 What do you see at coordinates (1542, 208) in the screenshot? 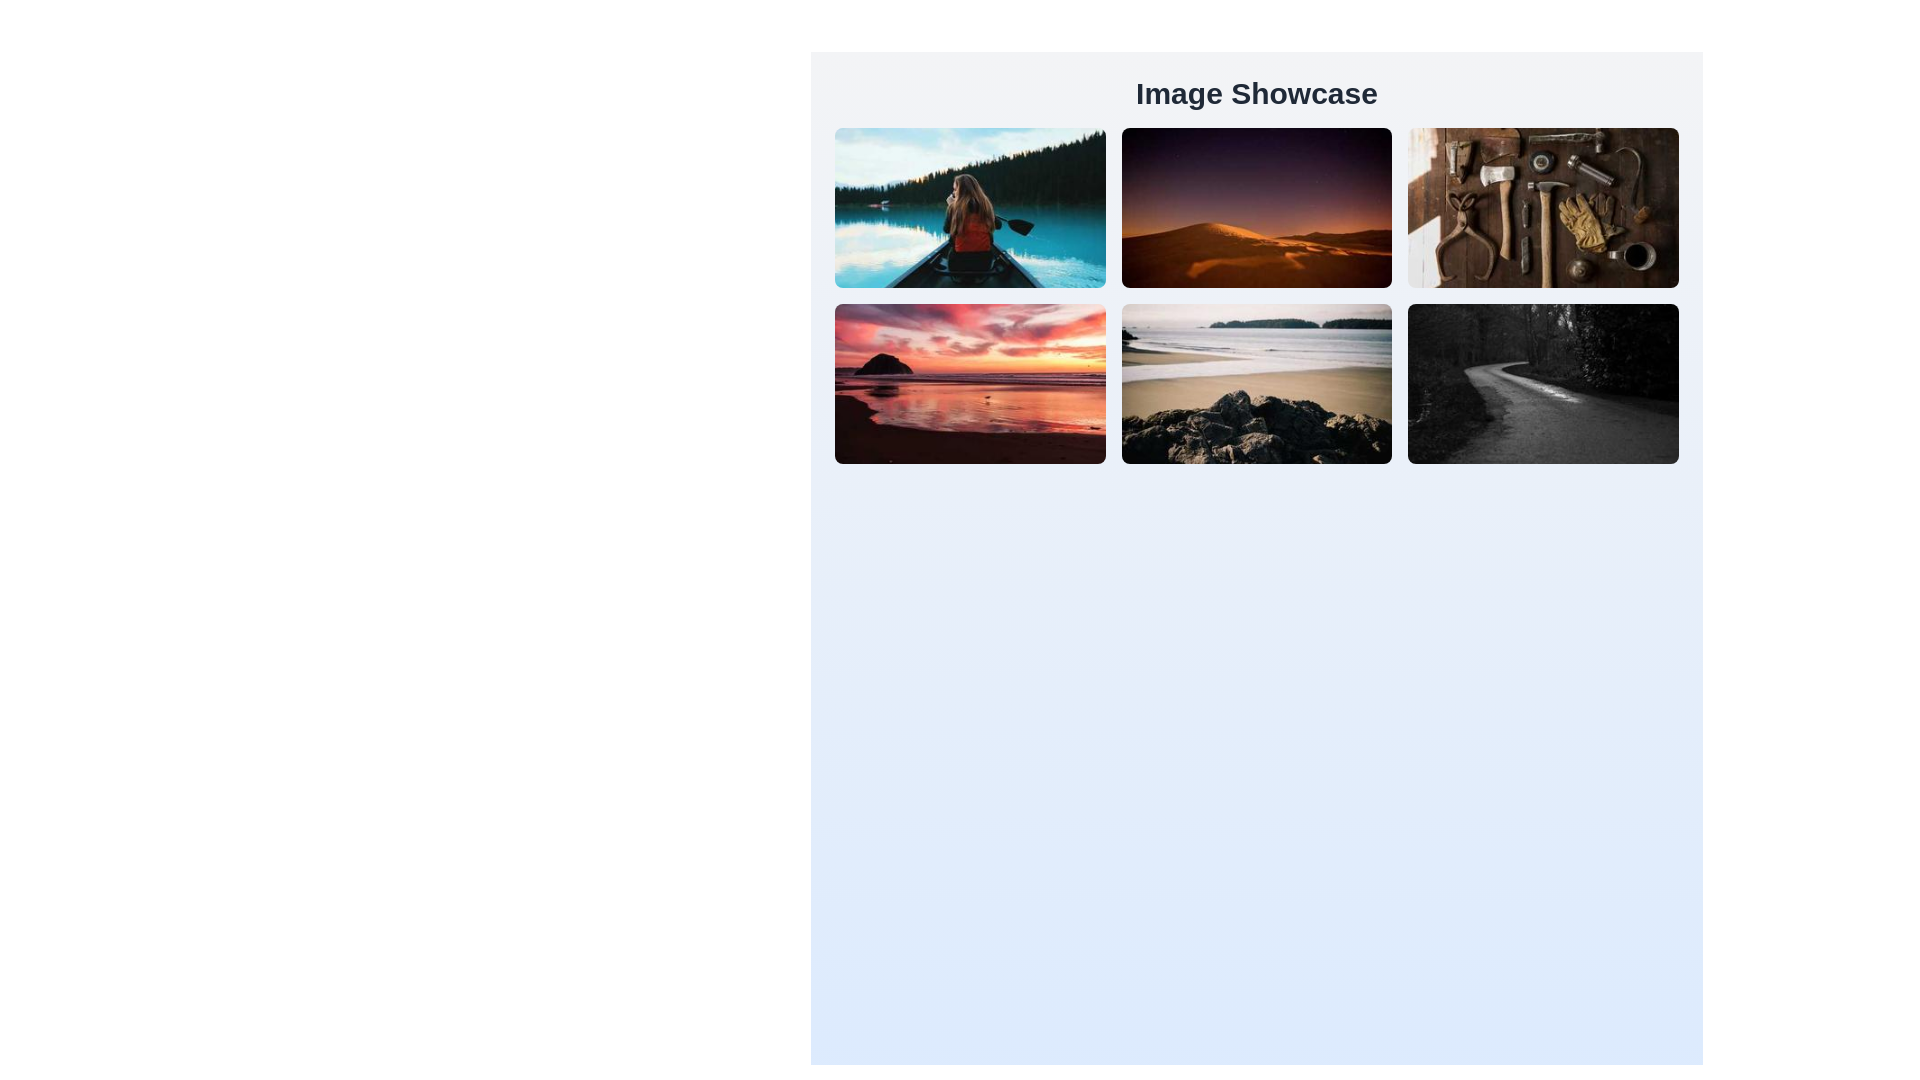
I see `the maximize icon button, which is a square with diagonal lines at the corners, located in the top-right corner of the third image in the 'Image Showcase' grid` at bounding box center [1542, 208].